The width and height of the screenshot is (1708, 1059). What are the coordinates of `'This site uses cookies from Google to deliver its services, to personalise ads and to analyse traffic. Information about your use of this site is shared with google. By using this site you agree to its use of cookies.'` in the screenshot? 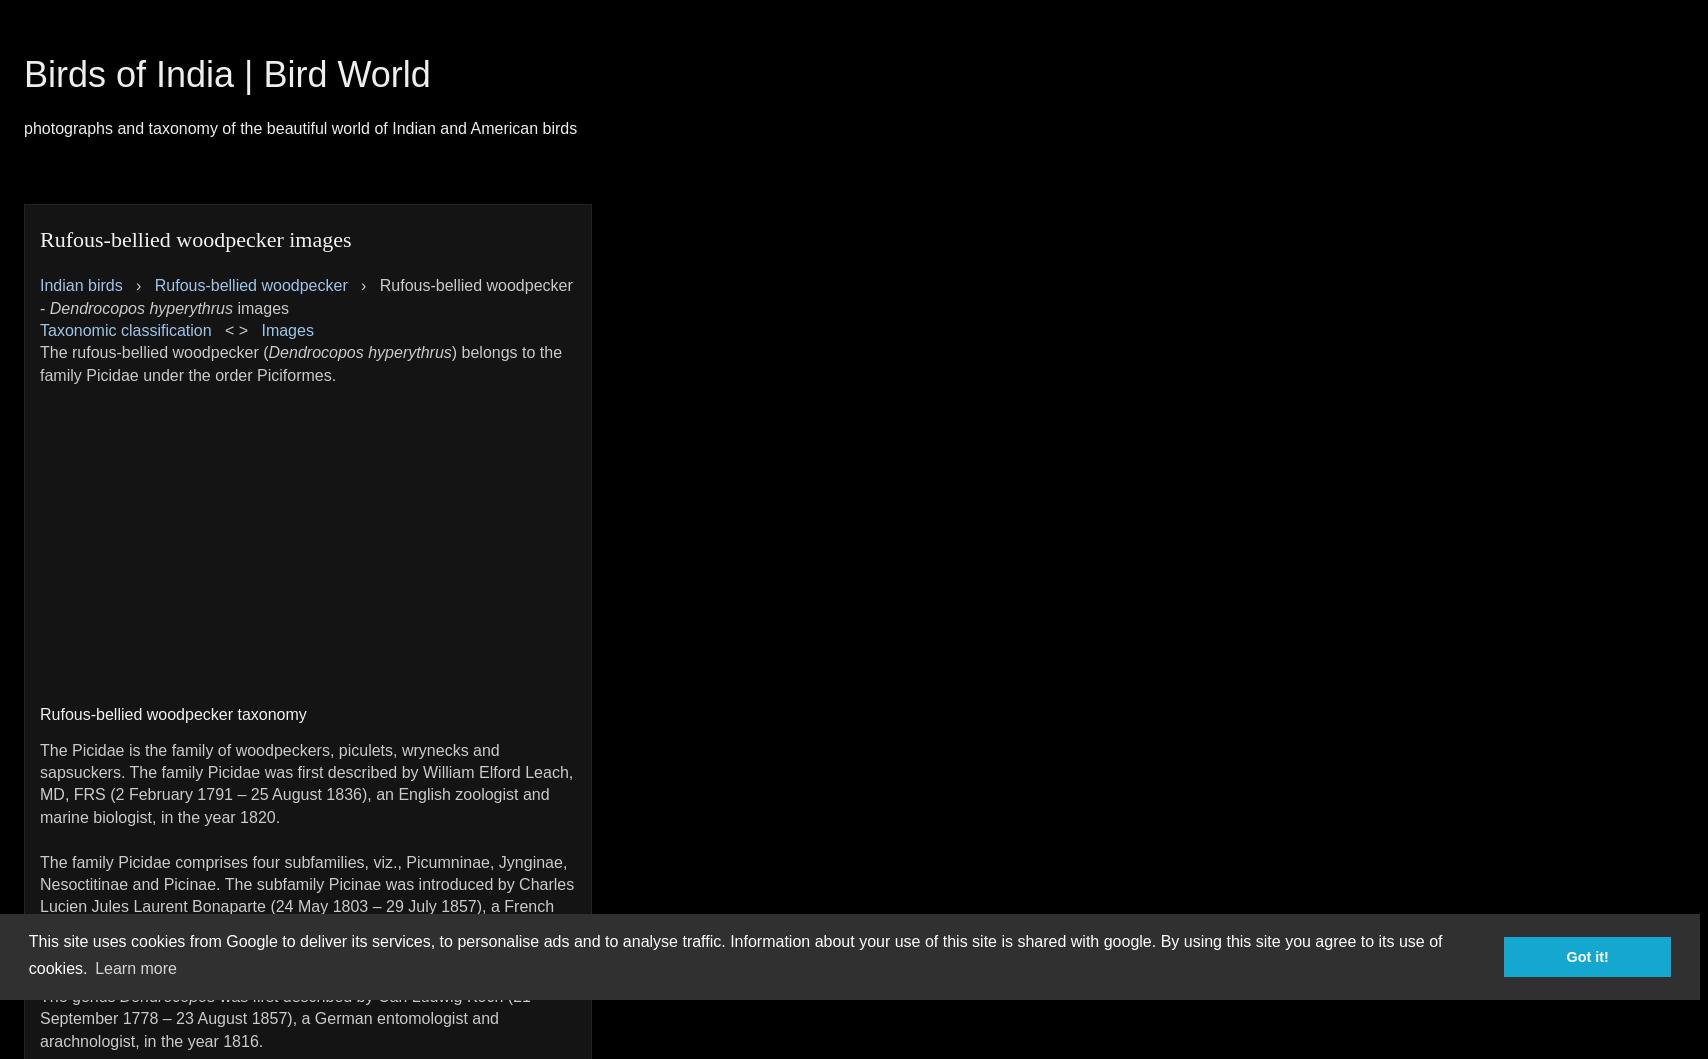 It's located at (734, 953).